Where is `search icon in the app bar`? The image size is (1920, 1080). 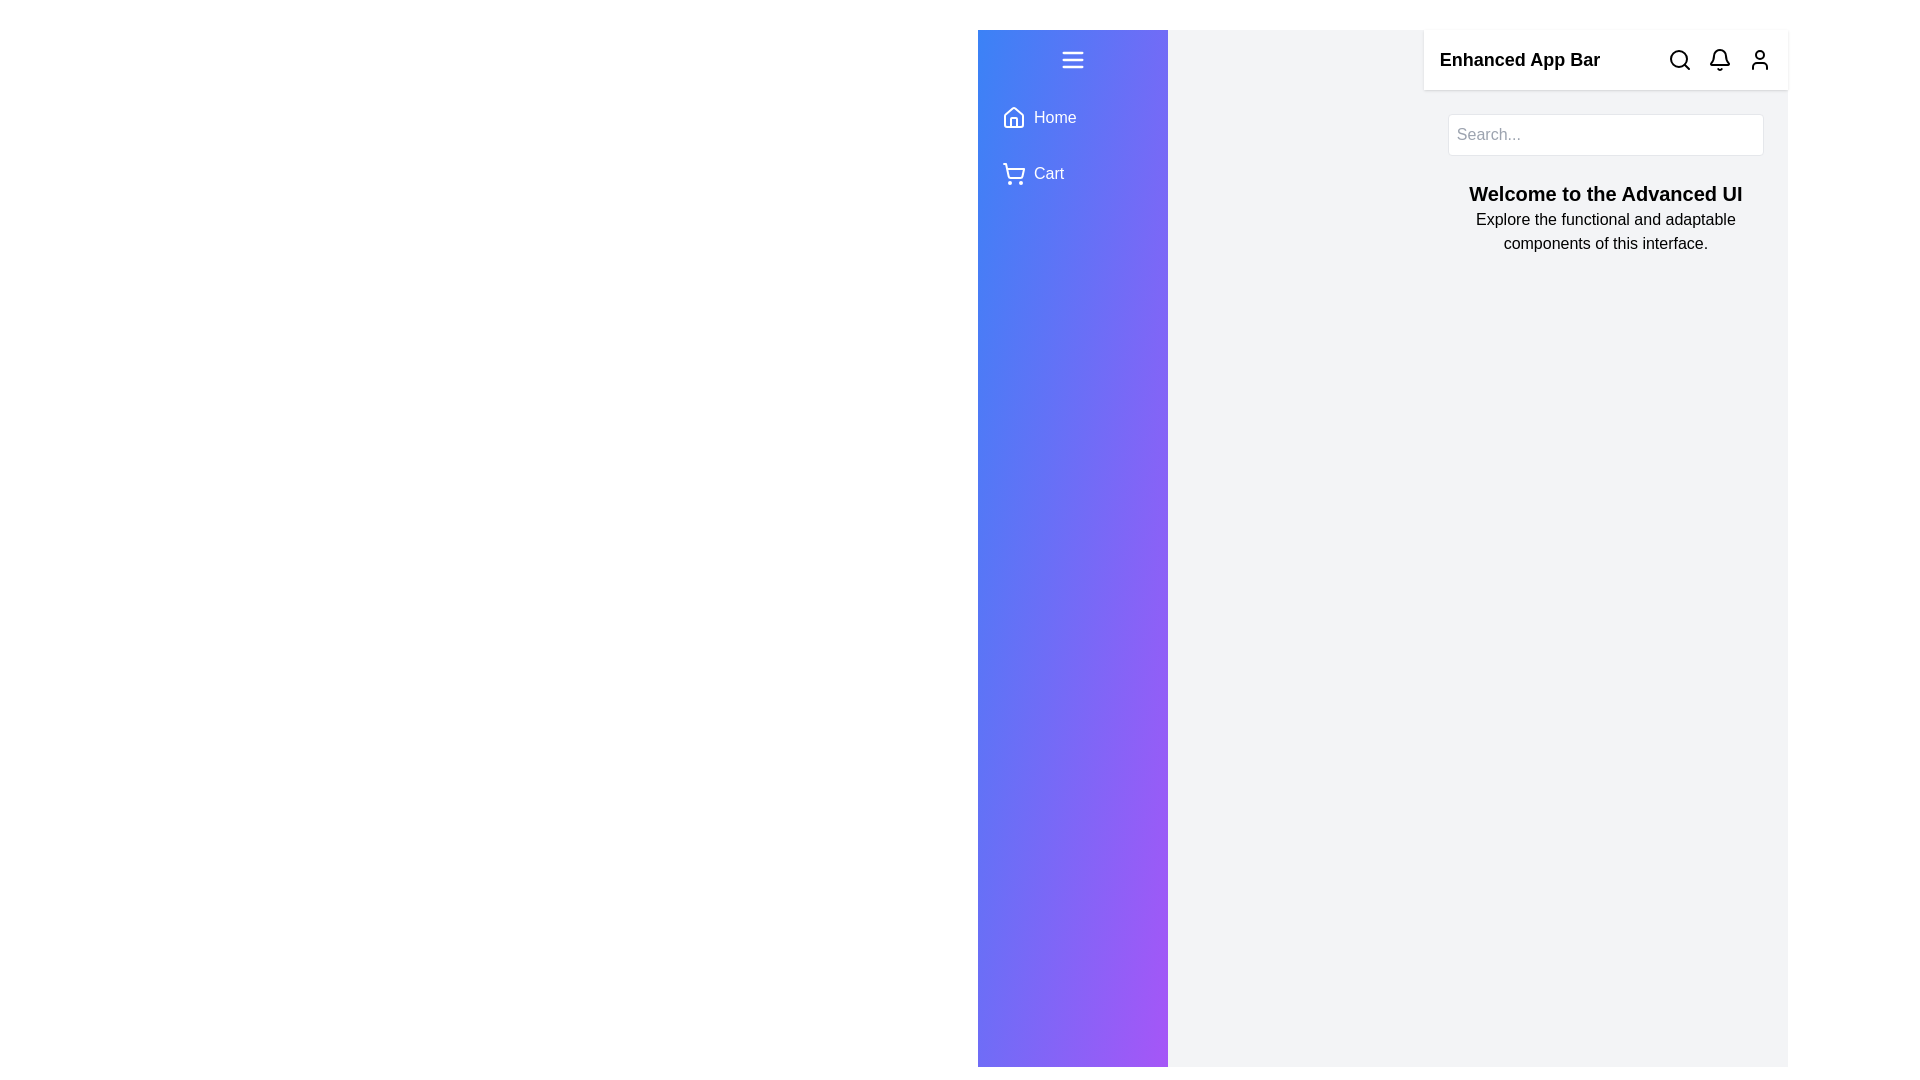
search icon in the app bar is located at coordinates (1680, 59).